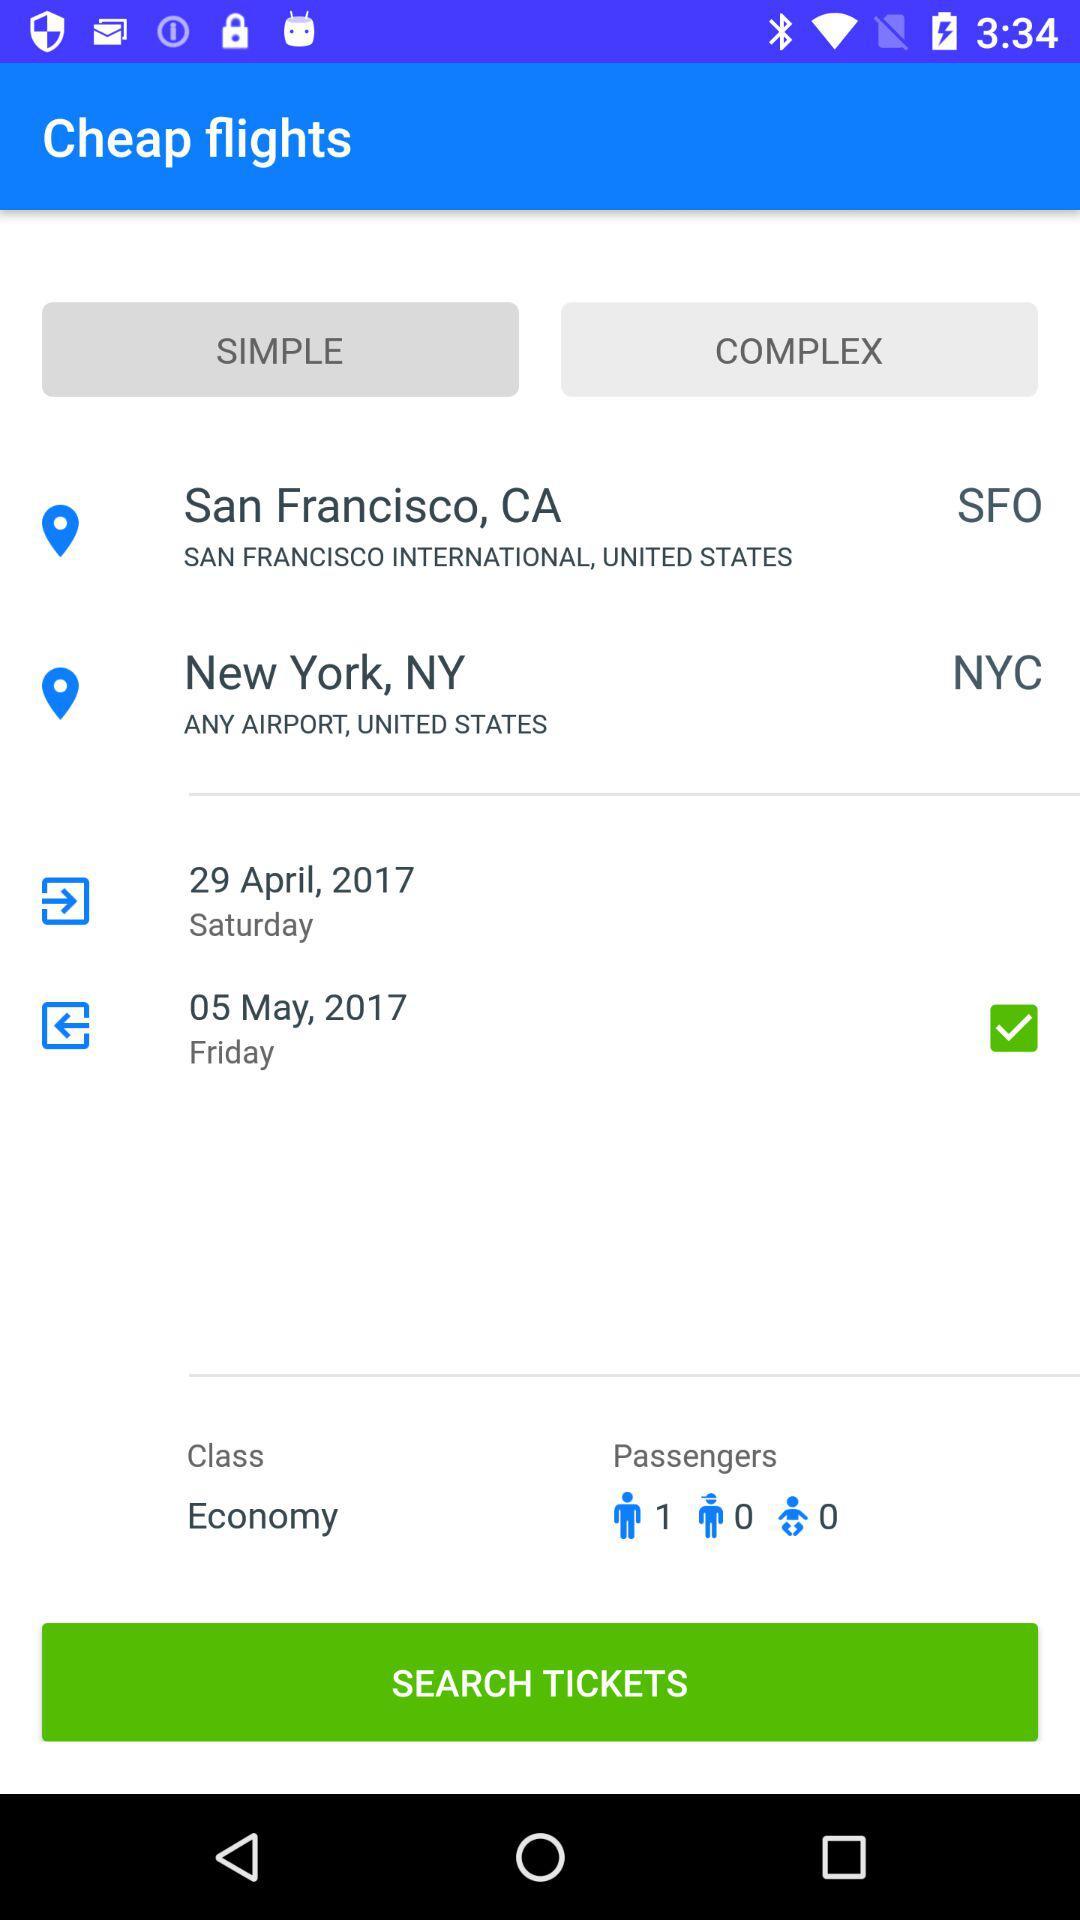 Image resolution: width=1080 pixels, height=1920 pixels. What do you see at coordinates (1014, 1028) in the screenshot?
I see `item next to 05 may, 2017 icon` at bounding box center [1014, 1028].